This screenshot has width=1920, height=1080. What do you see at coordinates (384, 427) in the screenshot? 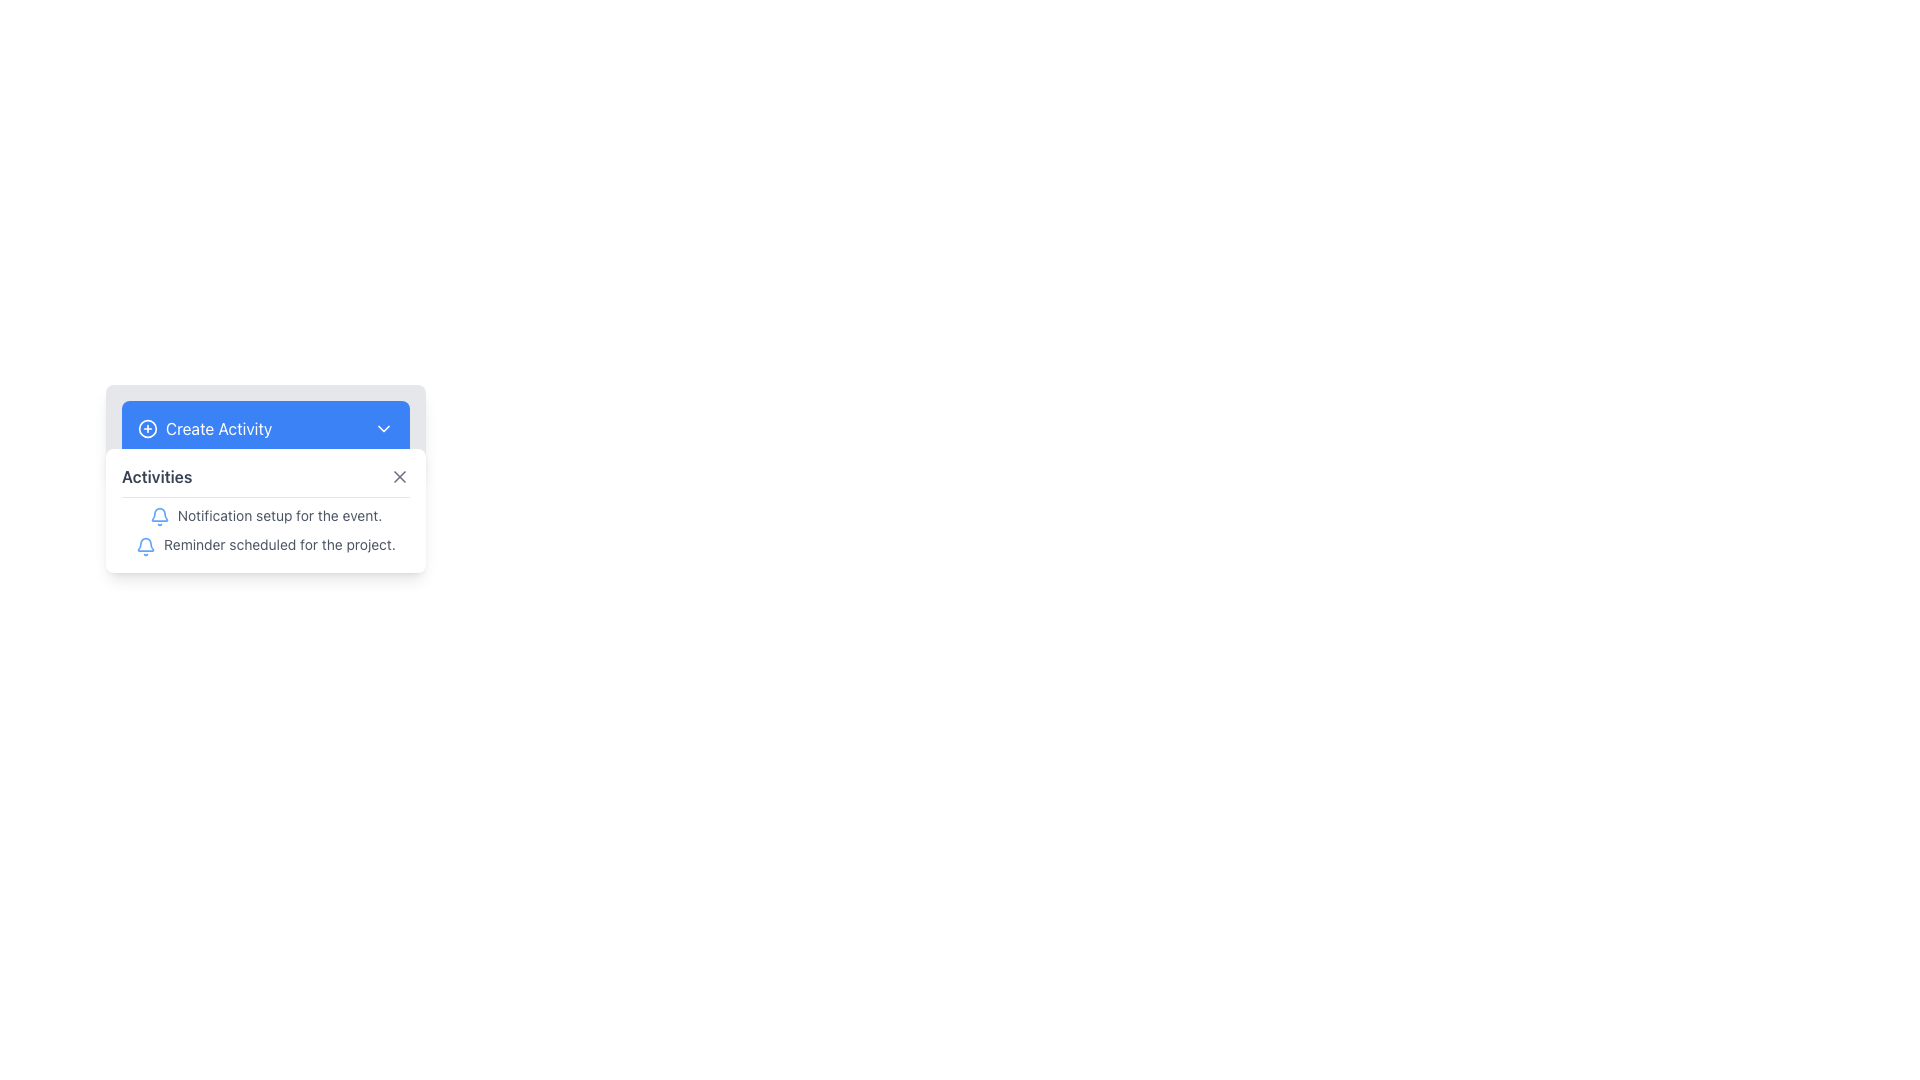
I see `the chevron icon located in the upper-right corner of the 'Create Activity' button` at bounding box center [384, 427].